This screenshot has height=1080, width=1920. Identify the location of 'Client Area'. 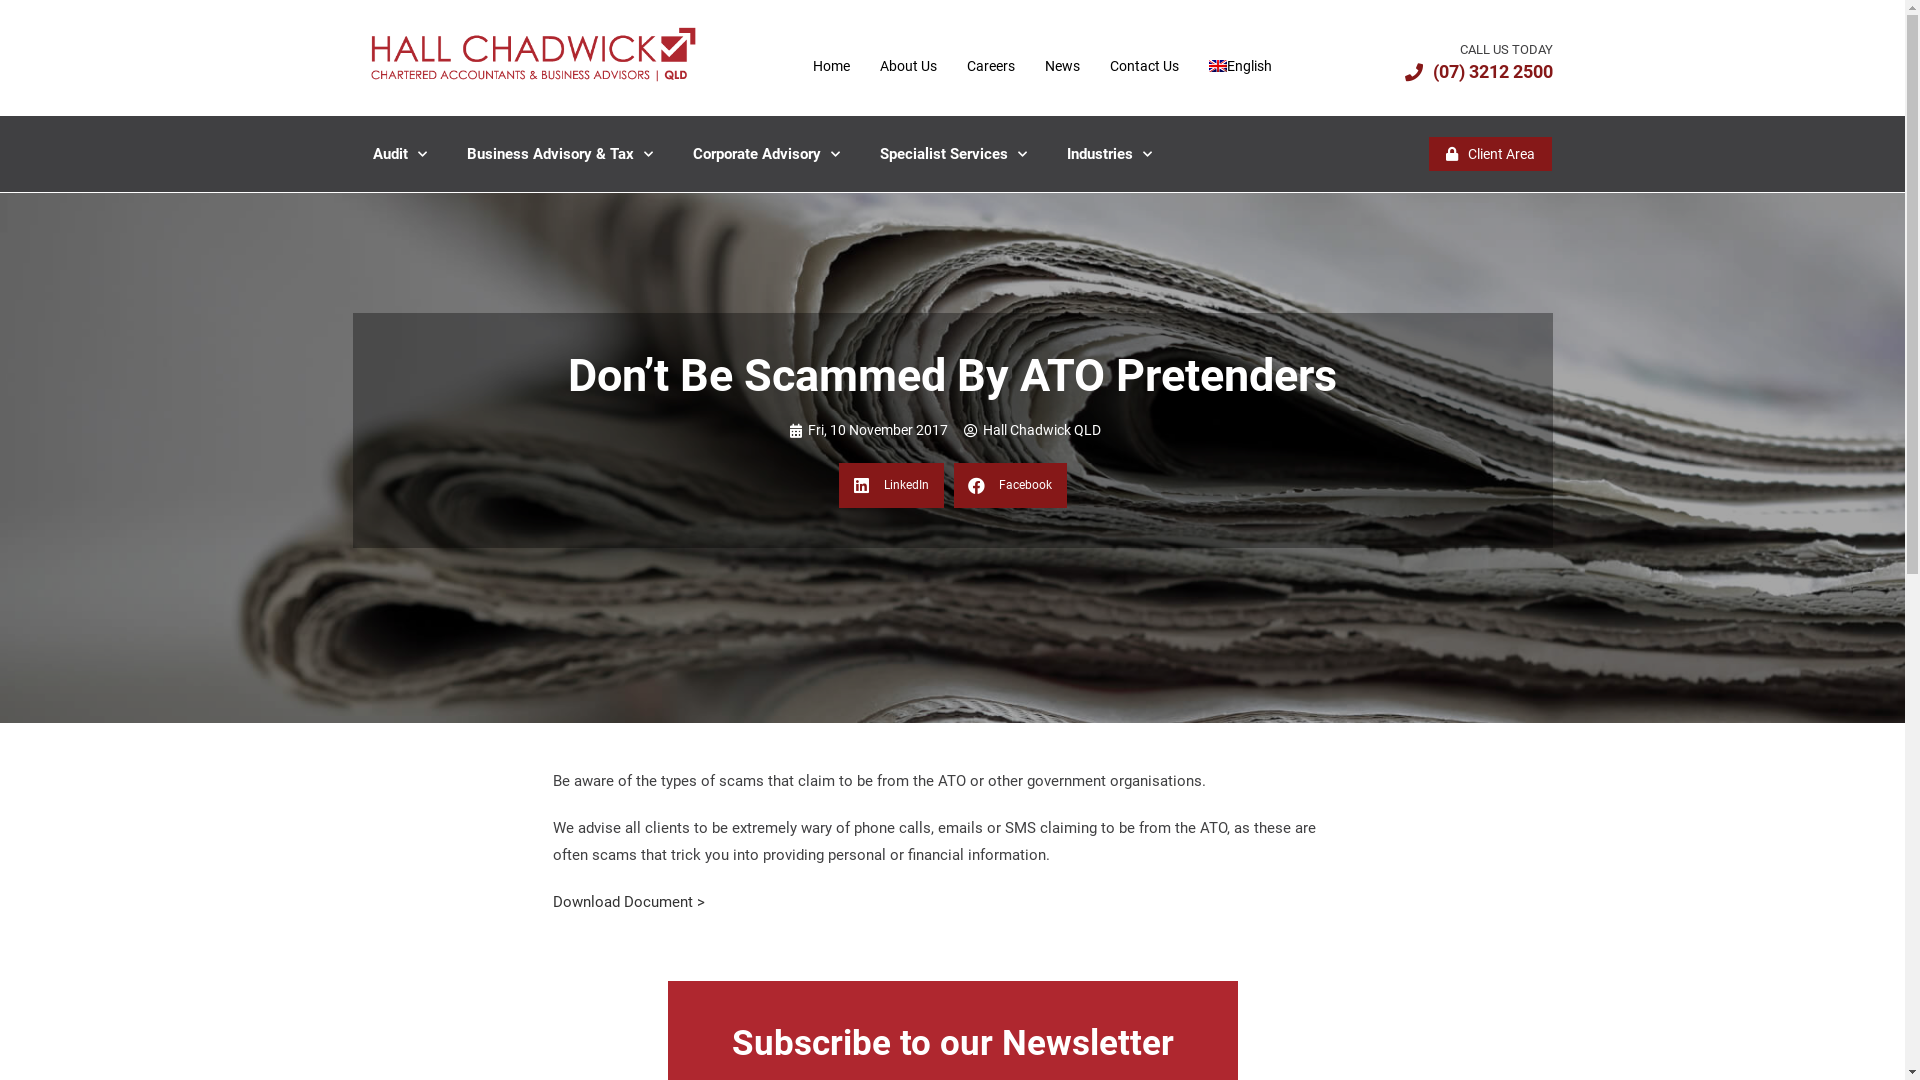
(1490, 153).